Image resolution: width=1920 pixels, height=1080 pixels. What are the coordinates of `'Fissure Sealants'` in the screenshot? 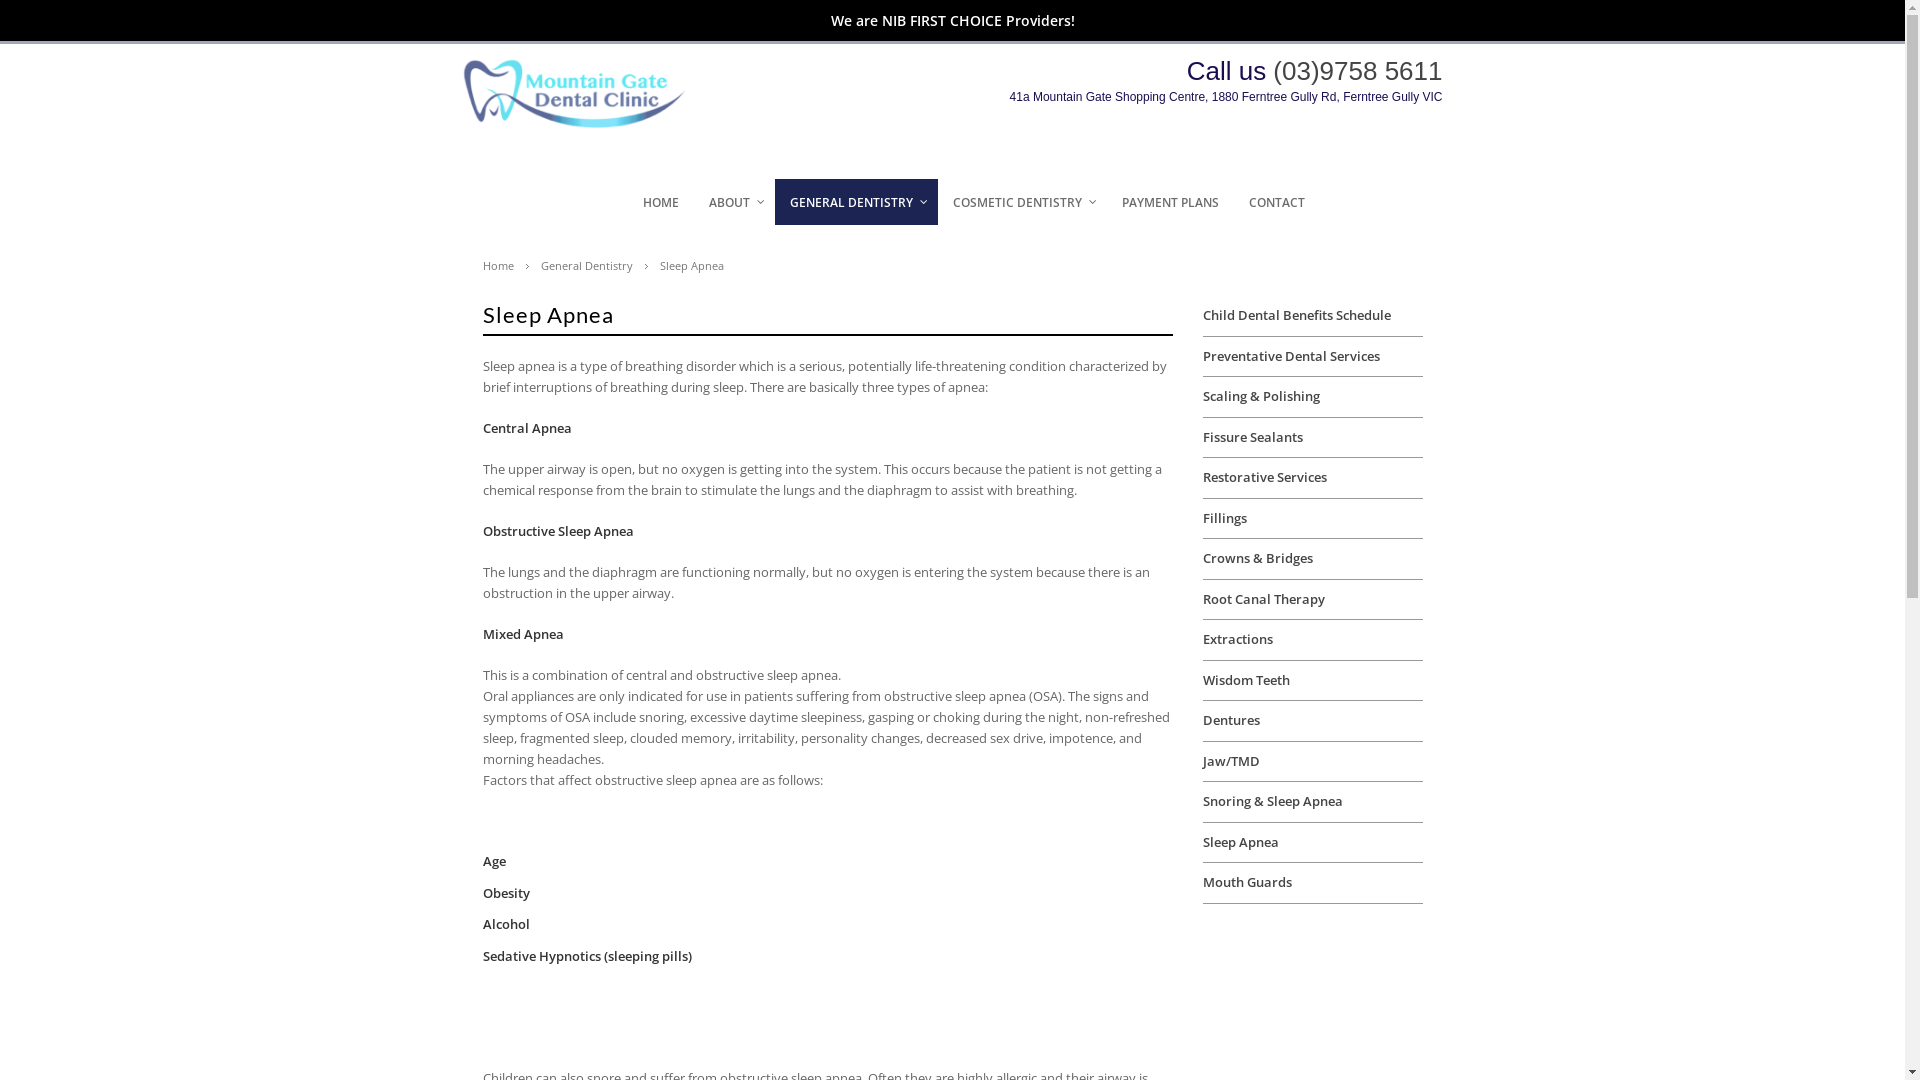 It's located at (1251, 435).